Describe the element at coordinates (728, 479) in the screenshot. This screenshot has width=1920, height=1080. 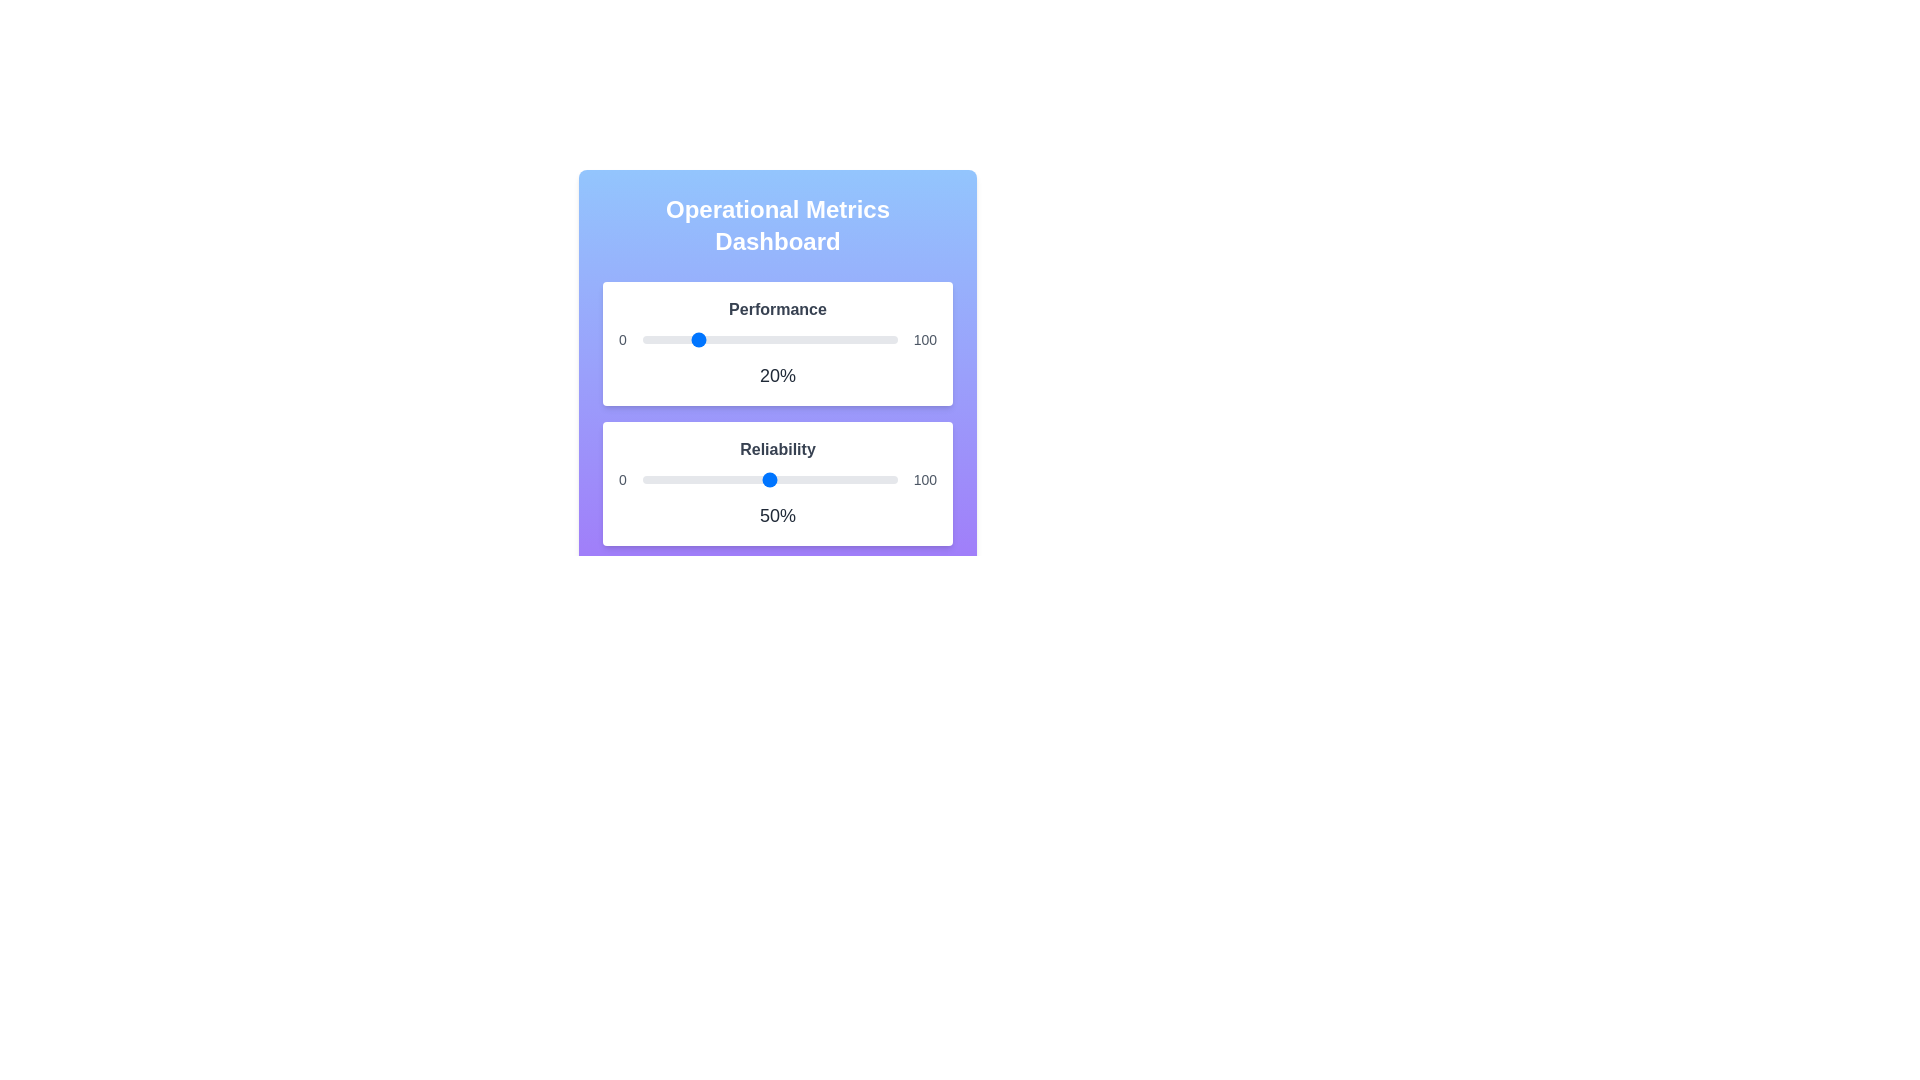
I see `the reliability slider` at that location.